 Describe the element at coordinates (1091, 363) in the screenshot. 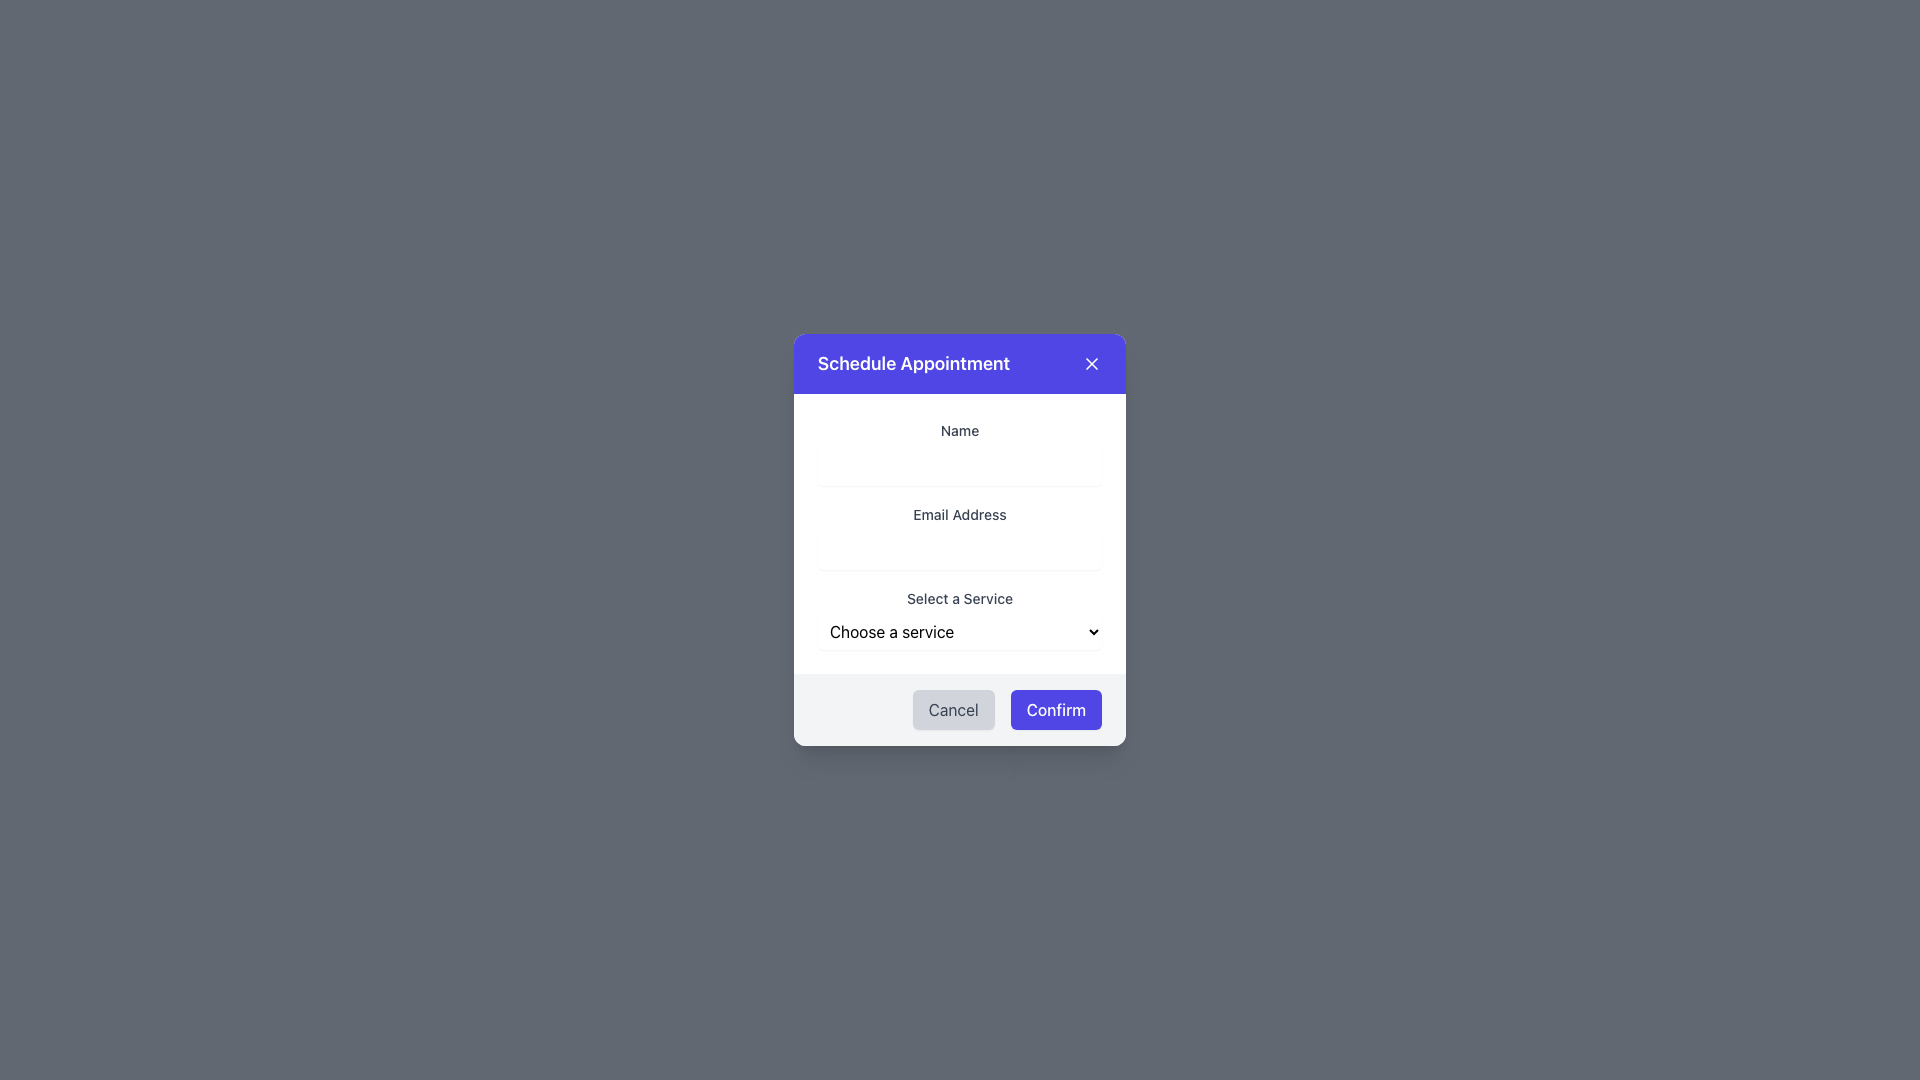

I see `the close button icon located in the top-right corner of the modal dialog box's header area, positioned to the right of 'Schedule Appointment.'` at that location.